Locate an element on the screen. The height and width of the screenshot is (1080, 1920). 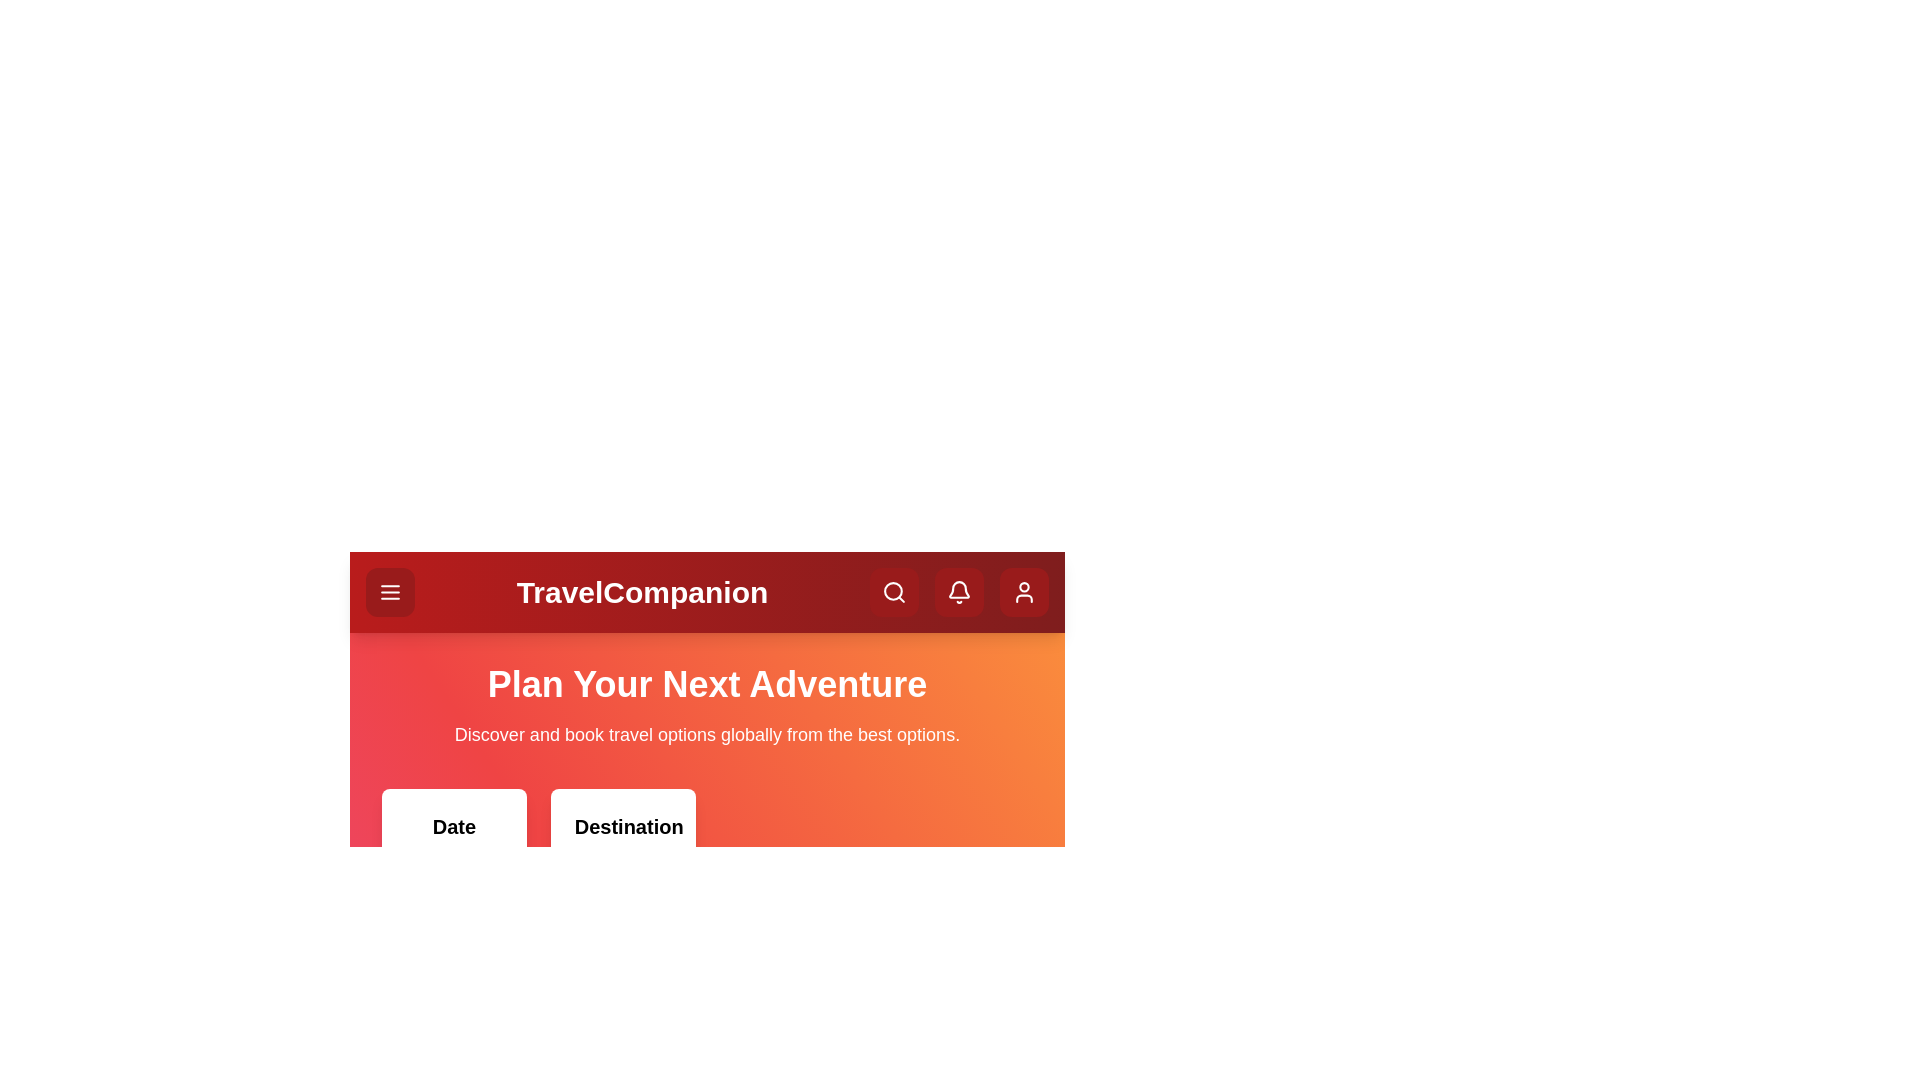
the 'Date' option to select it is located at coordinates (453, 887).